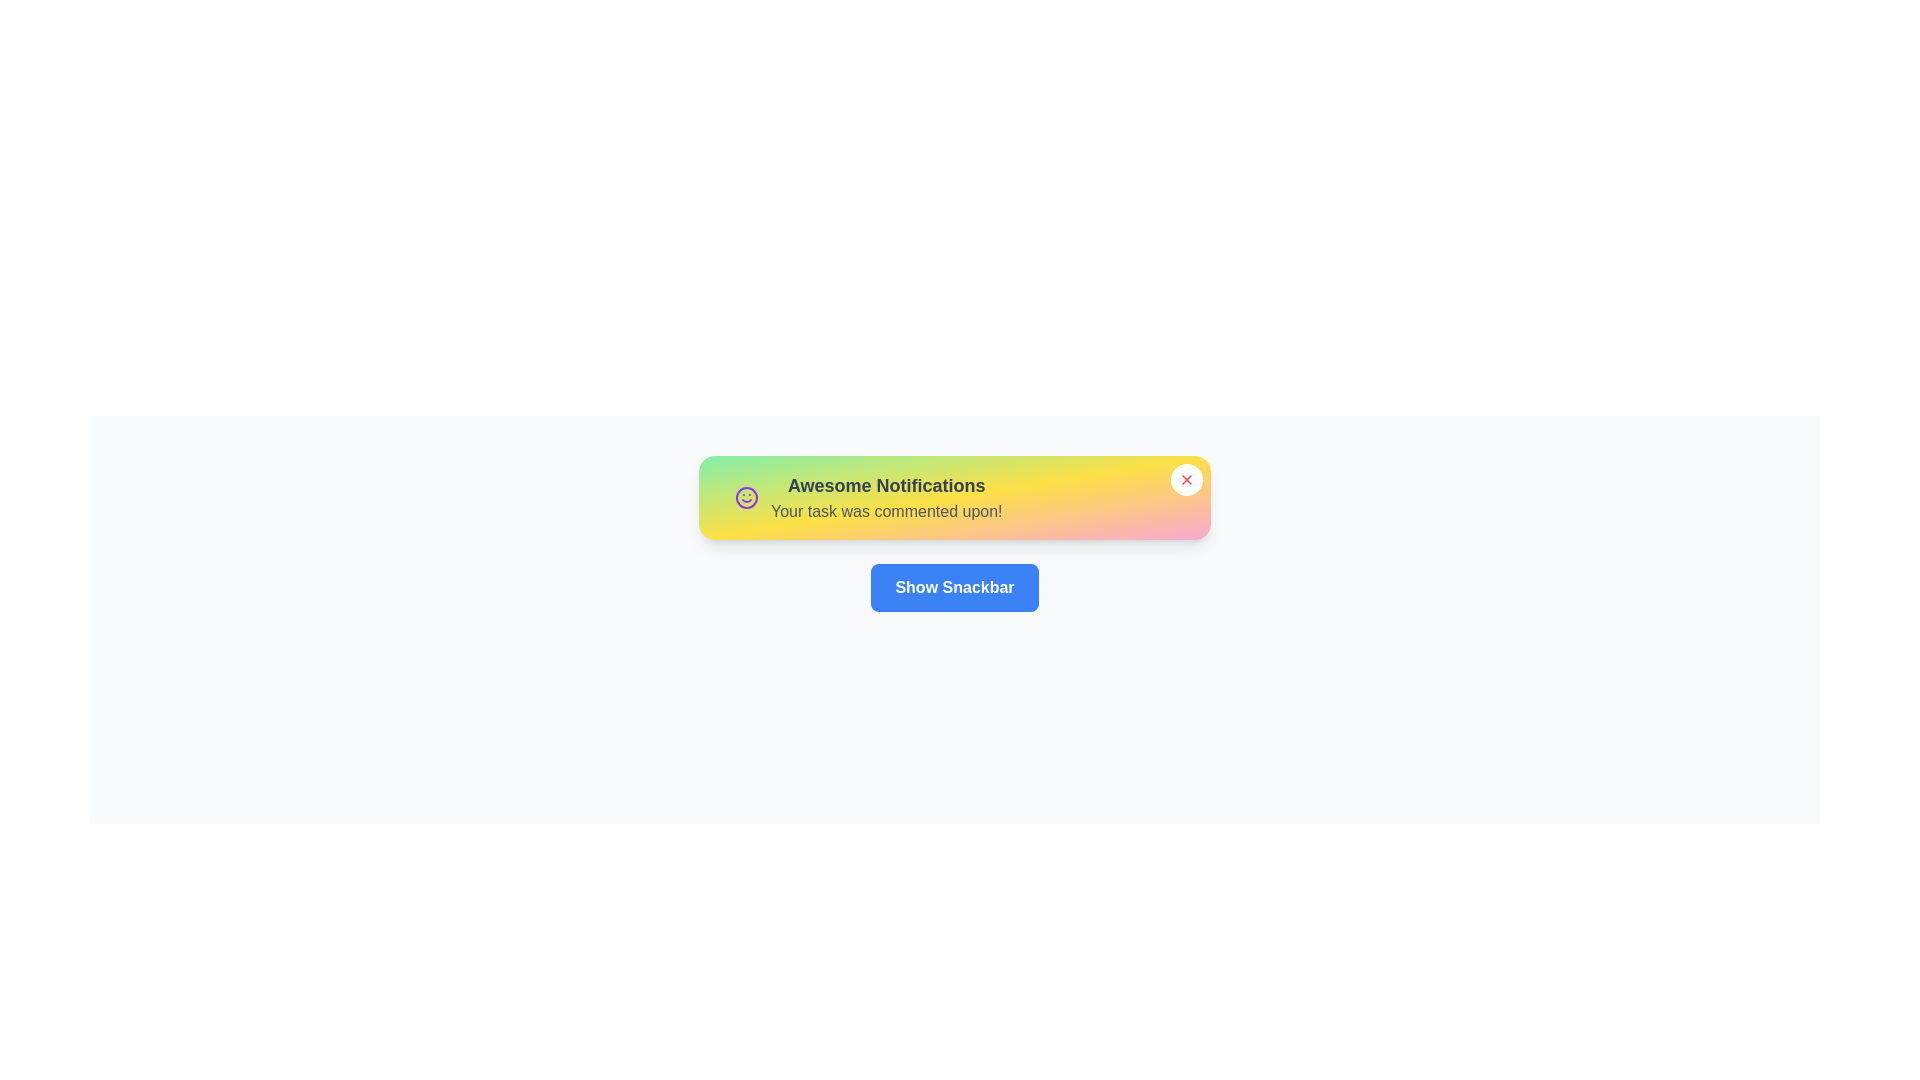  What do you see at coordinates (1186, 479) in the screenshot?
I see `the close button of the snackbar to close it` at bounding box center [1186, 479].